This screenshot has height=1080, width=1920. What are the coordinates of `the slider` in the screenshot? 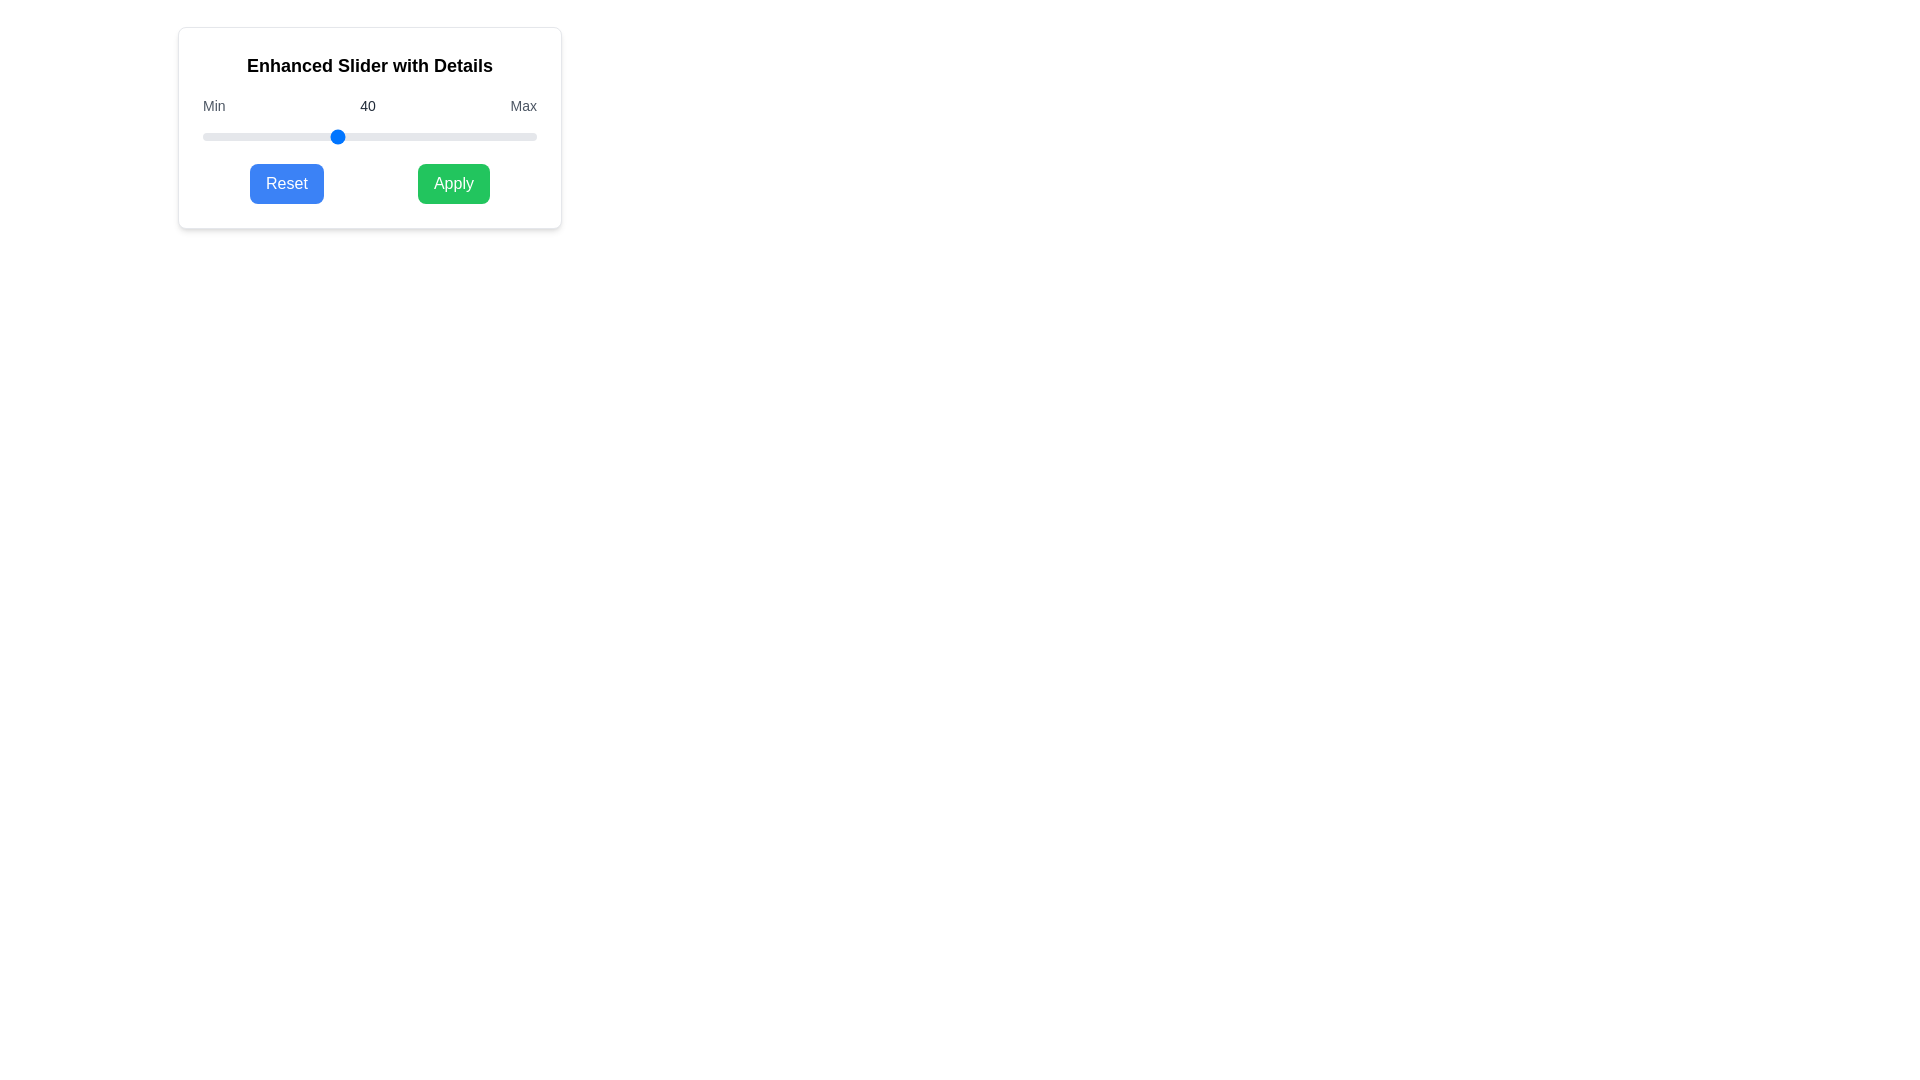 It's located at (452, 136).